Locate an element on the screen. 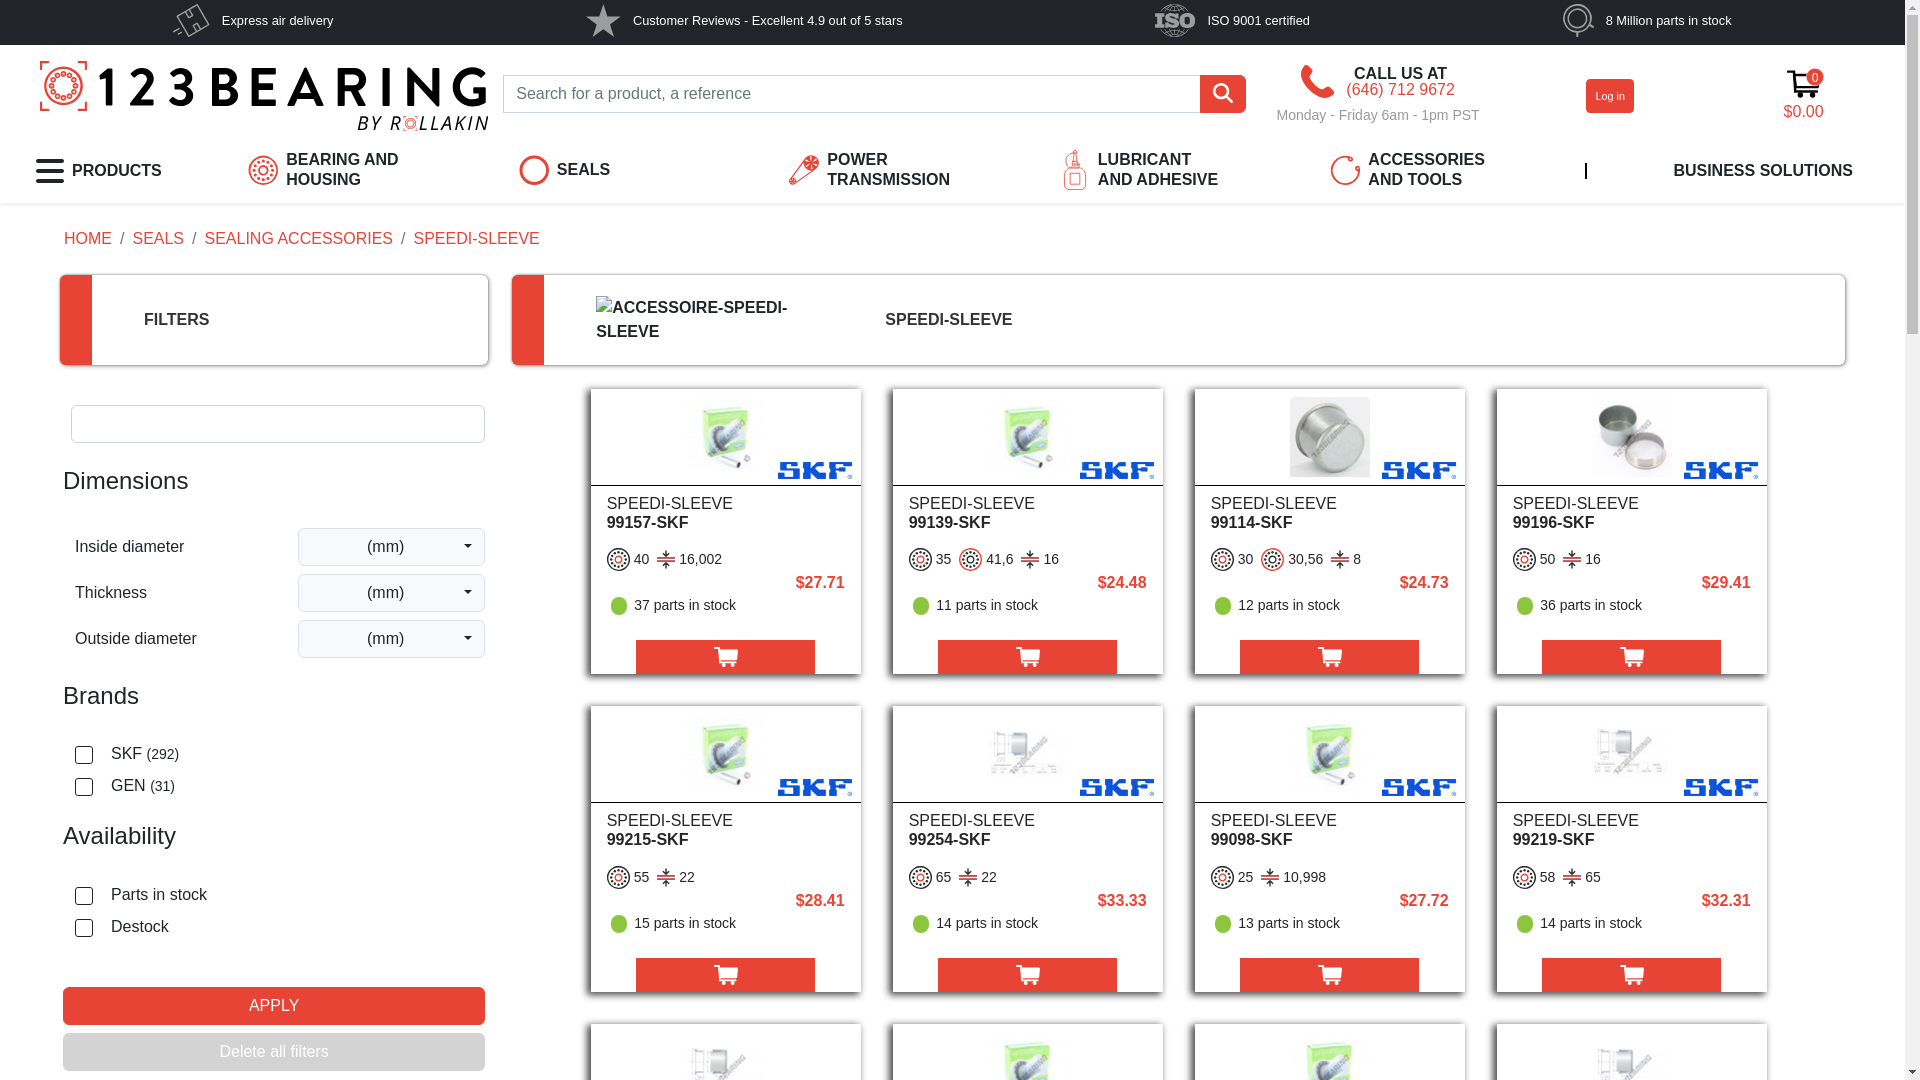 This screenshot has width=1920, height=1080. 'SPEEDI-SLEEVE is located at coordinates (1497, 509).